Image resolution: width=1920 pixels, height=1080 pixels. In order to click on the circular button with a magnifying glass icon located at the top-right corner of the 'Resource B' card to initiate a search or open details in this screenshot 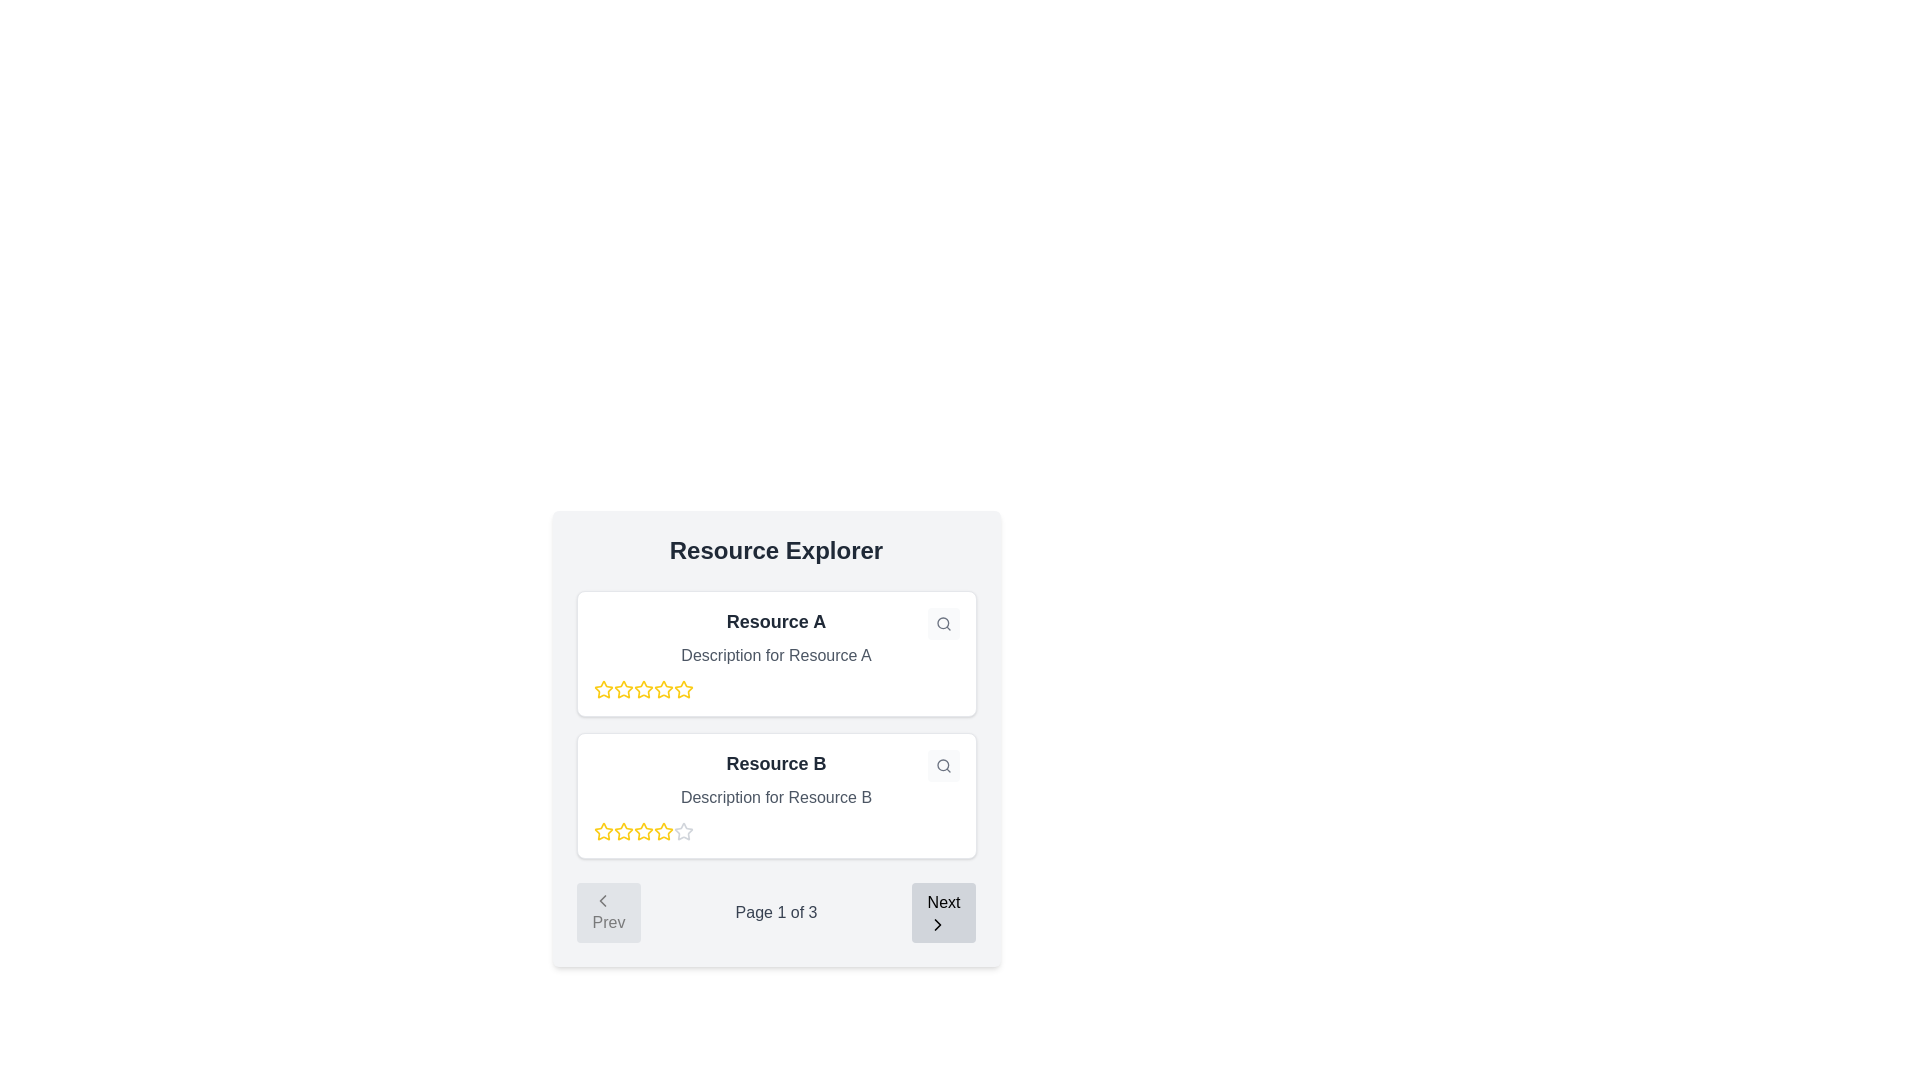, I will do `click(942, 765)`.